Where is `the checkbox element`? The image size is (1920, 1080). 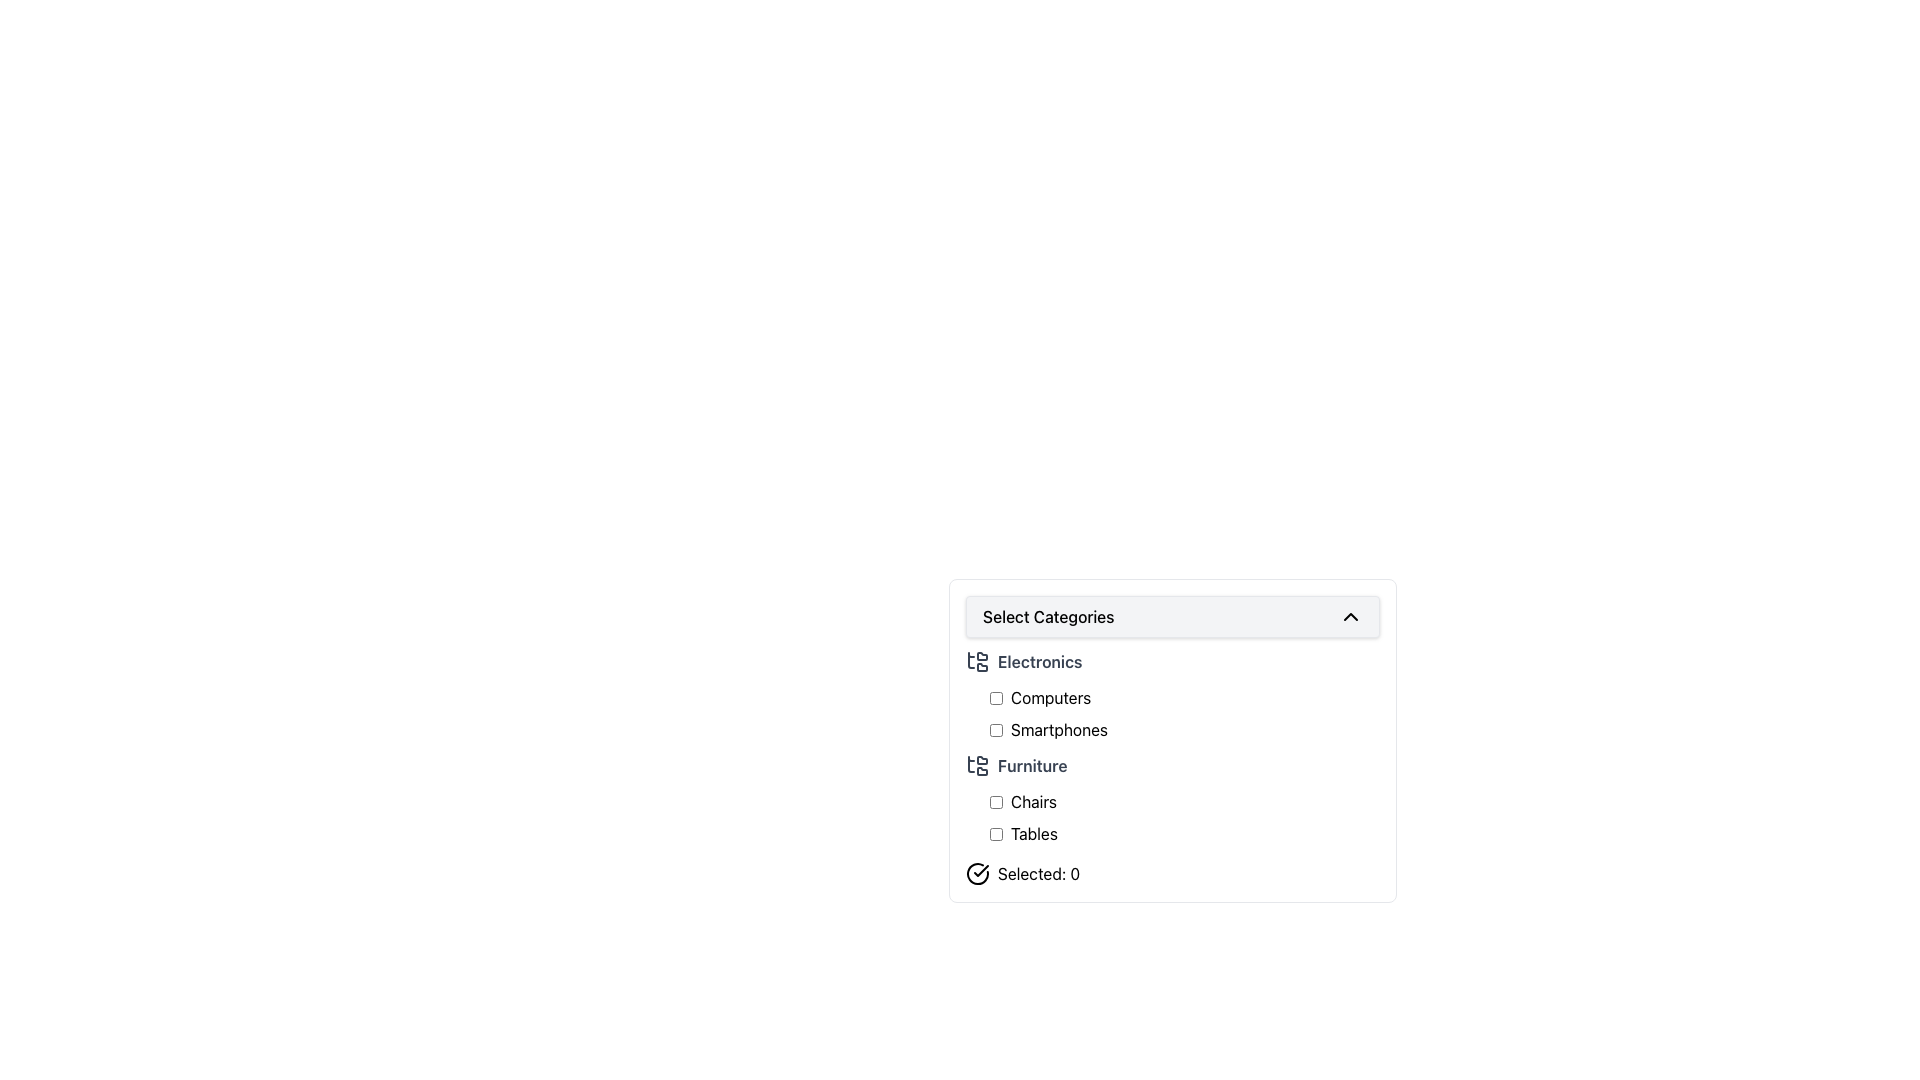 the checkbox element is located at coordinates (996, 801).